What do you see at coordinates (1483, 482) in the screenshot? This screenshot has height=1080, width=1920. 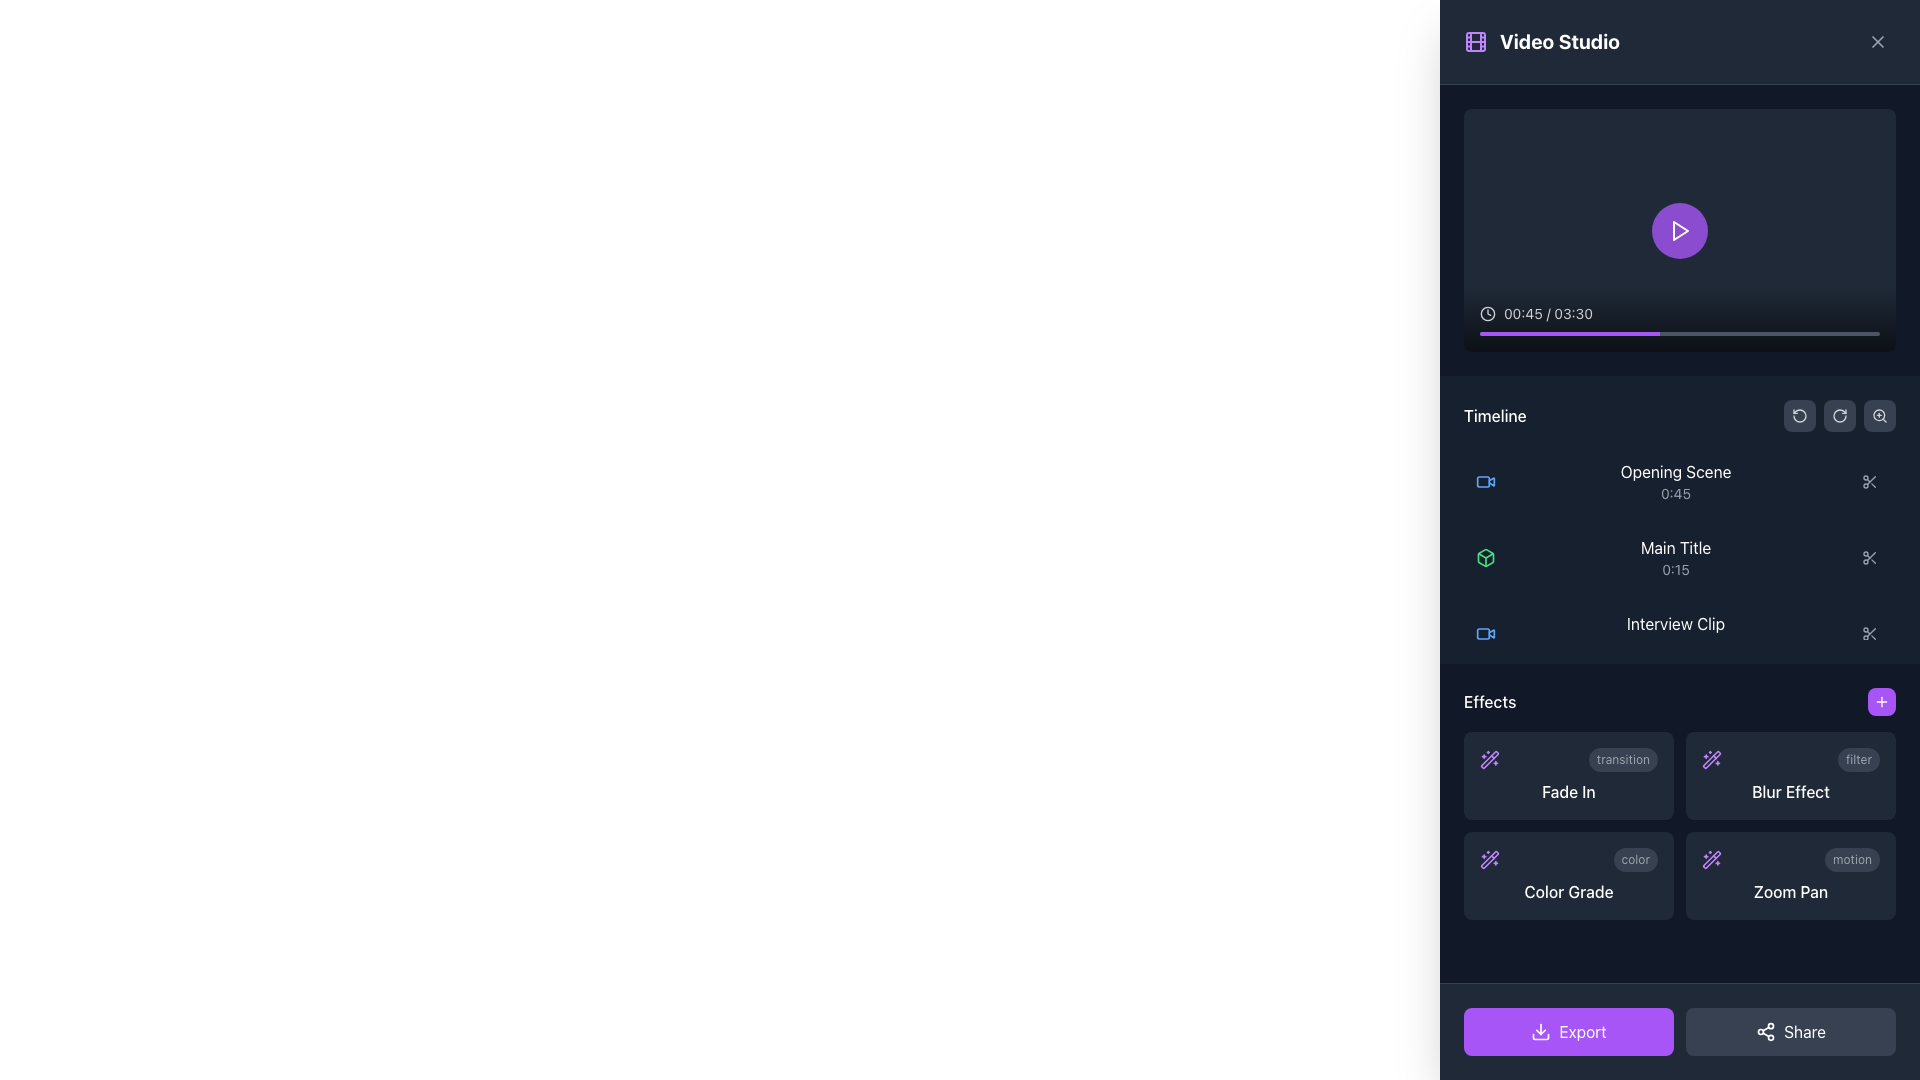 I see `the graphical detail of the rectangular component with rounded edges of the video icon labeled 'Opening Scene', which is indicated with a red camera icon and is the topmost in the timeline` at bounding box center [1483, 482].